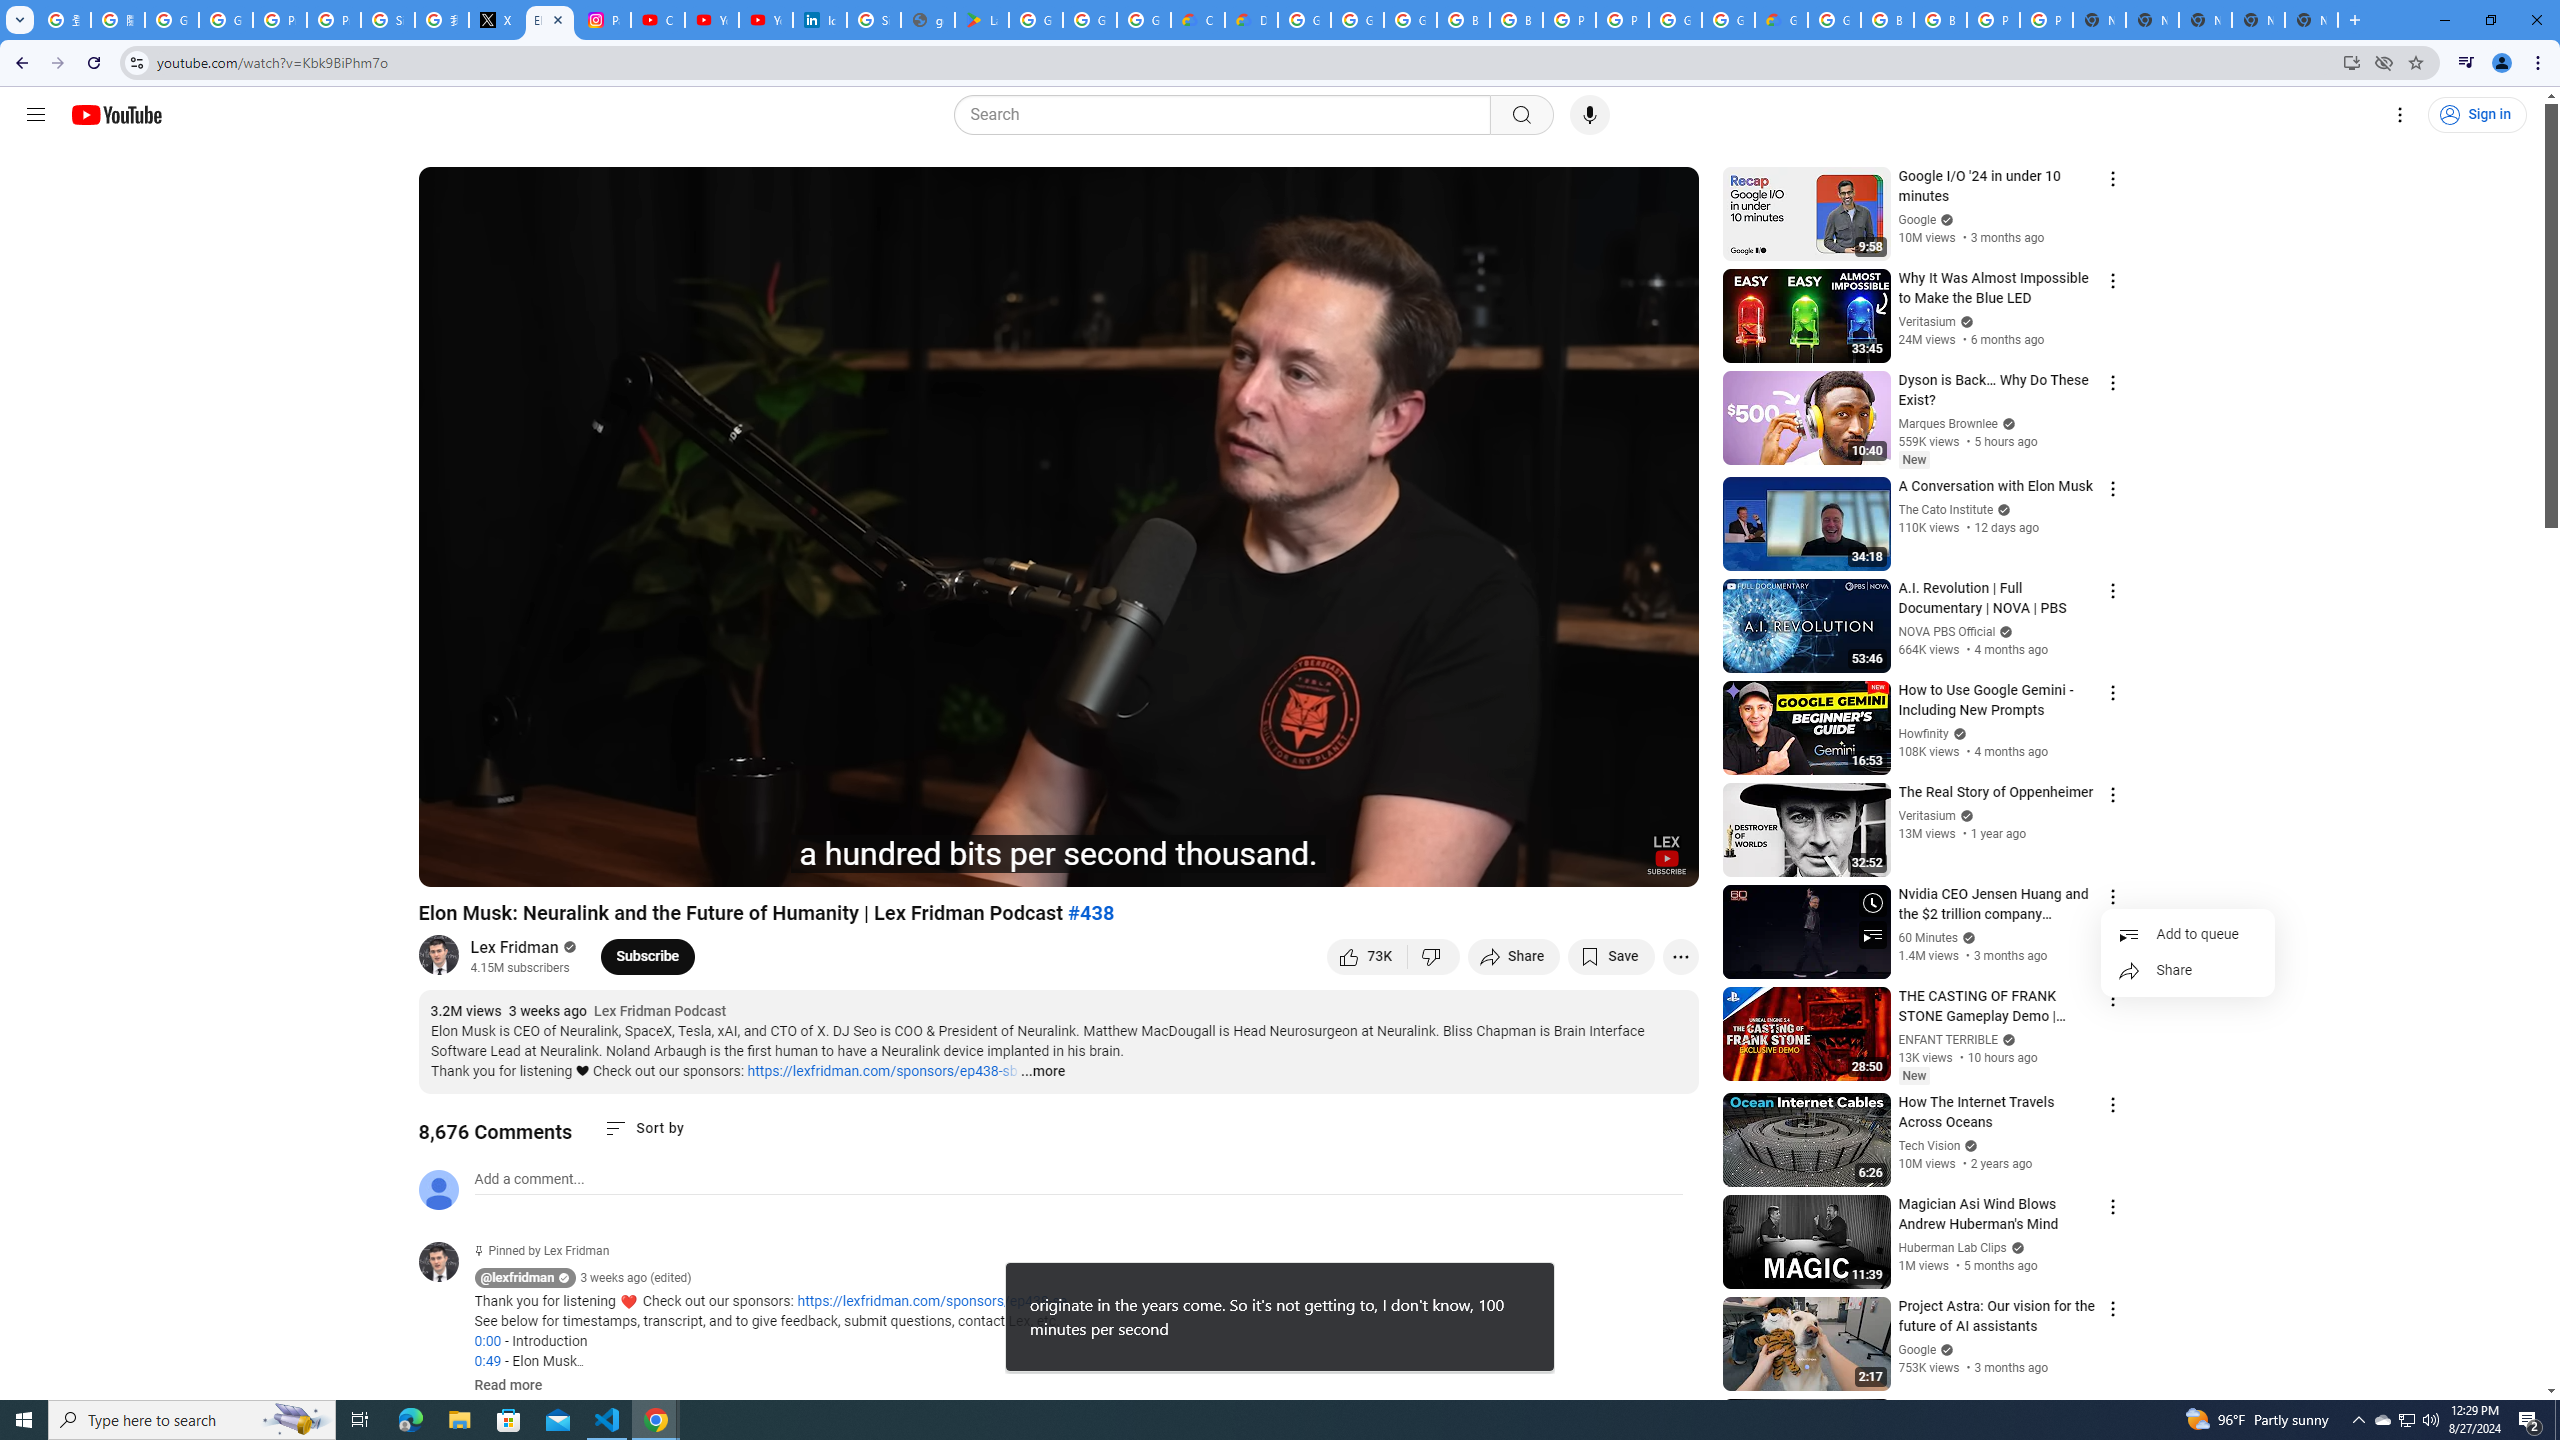 The image size is (2560, 1440). What do you see at coordinates (1040, 1072) in the screenshot?
I see `'...more'` at bounding box center [1040, 1072].